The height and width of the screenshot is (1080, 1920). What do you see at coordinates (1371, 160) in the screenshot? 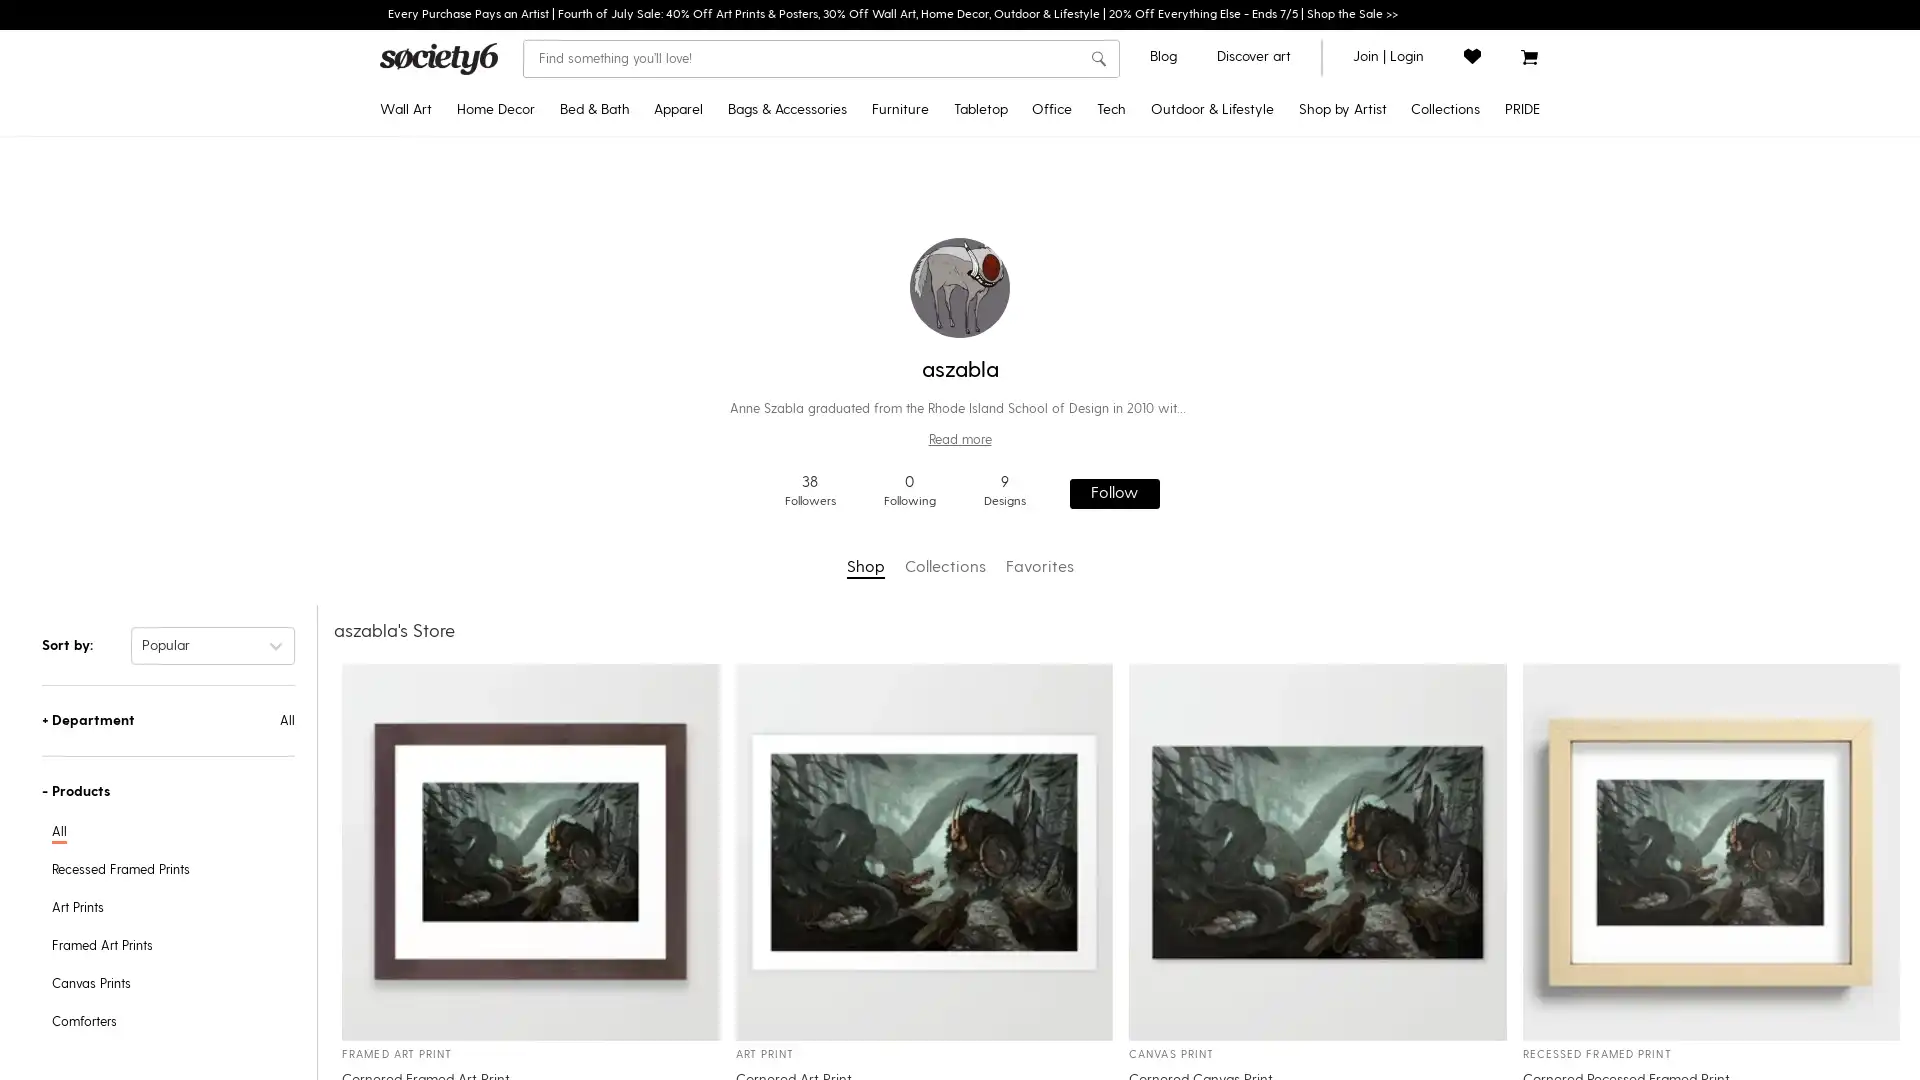
I see `Pride MonthNEW` at bounding box center [1371, 160].